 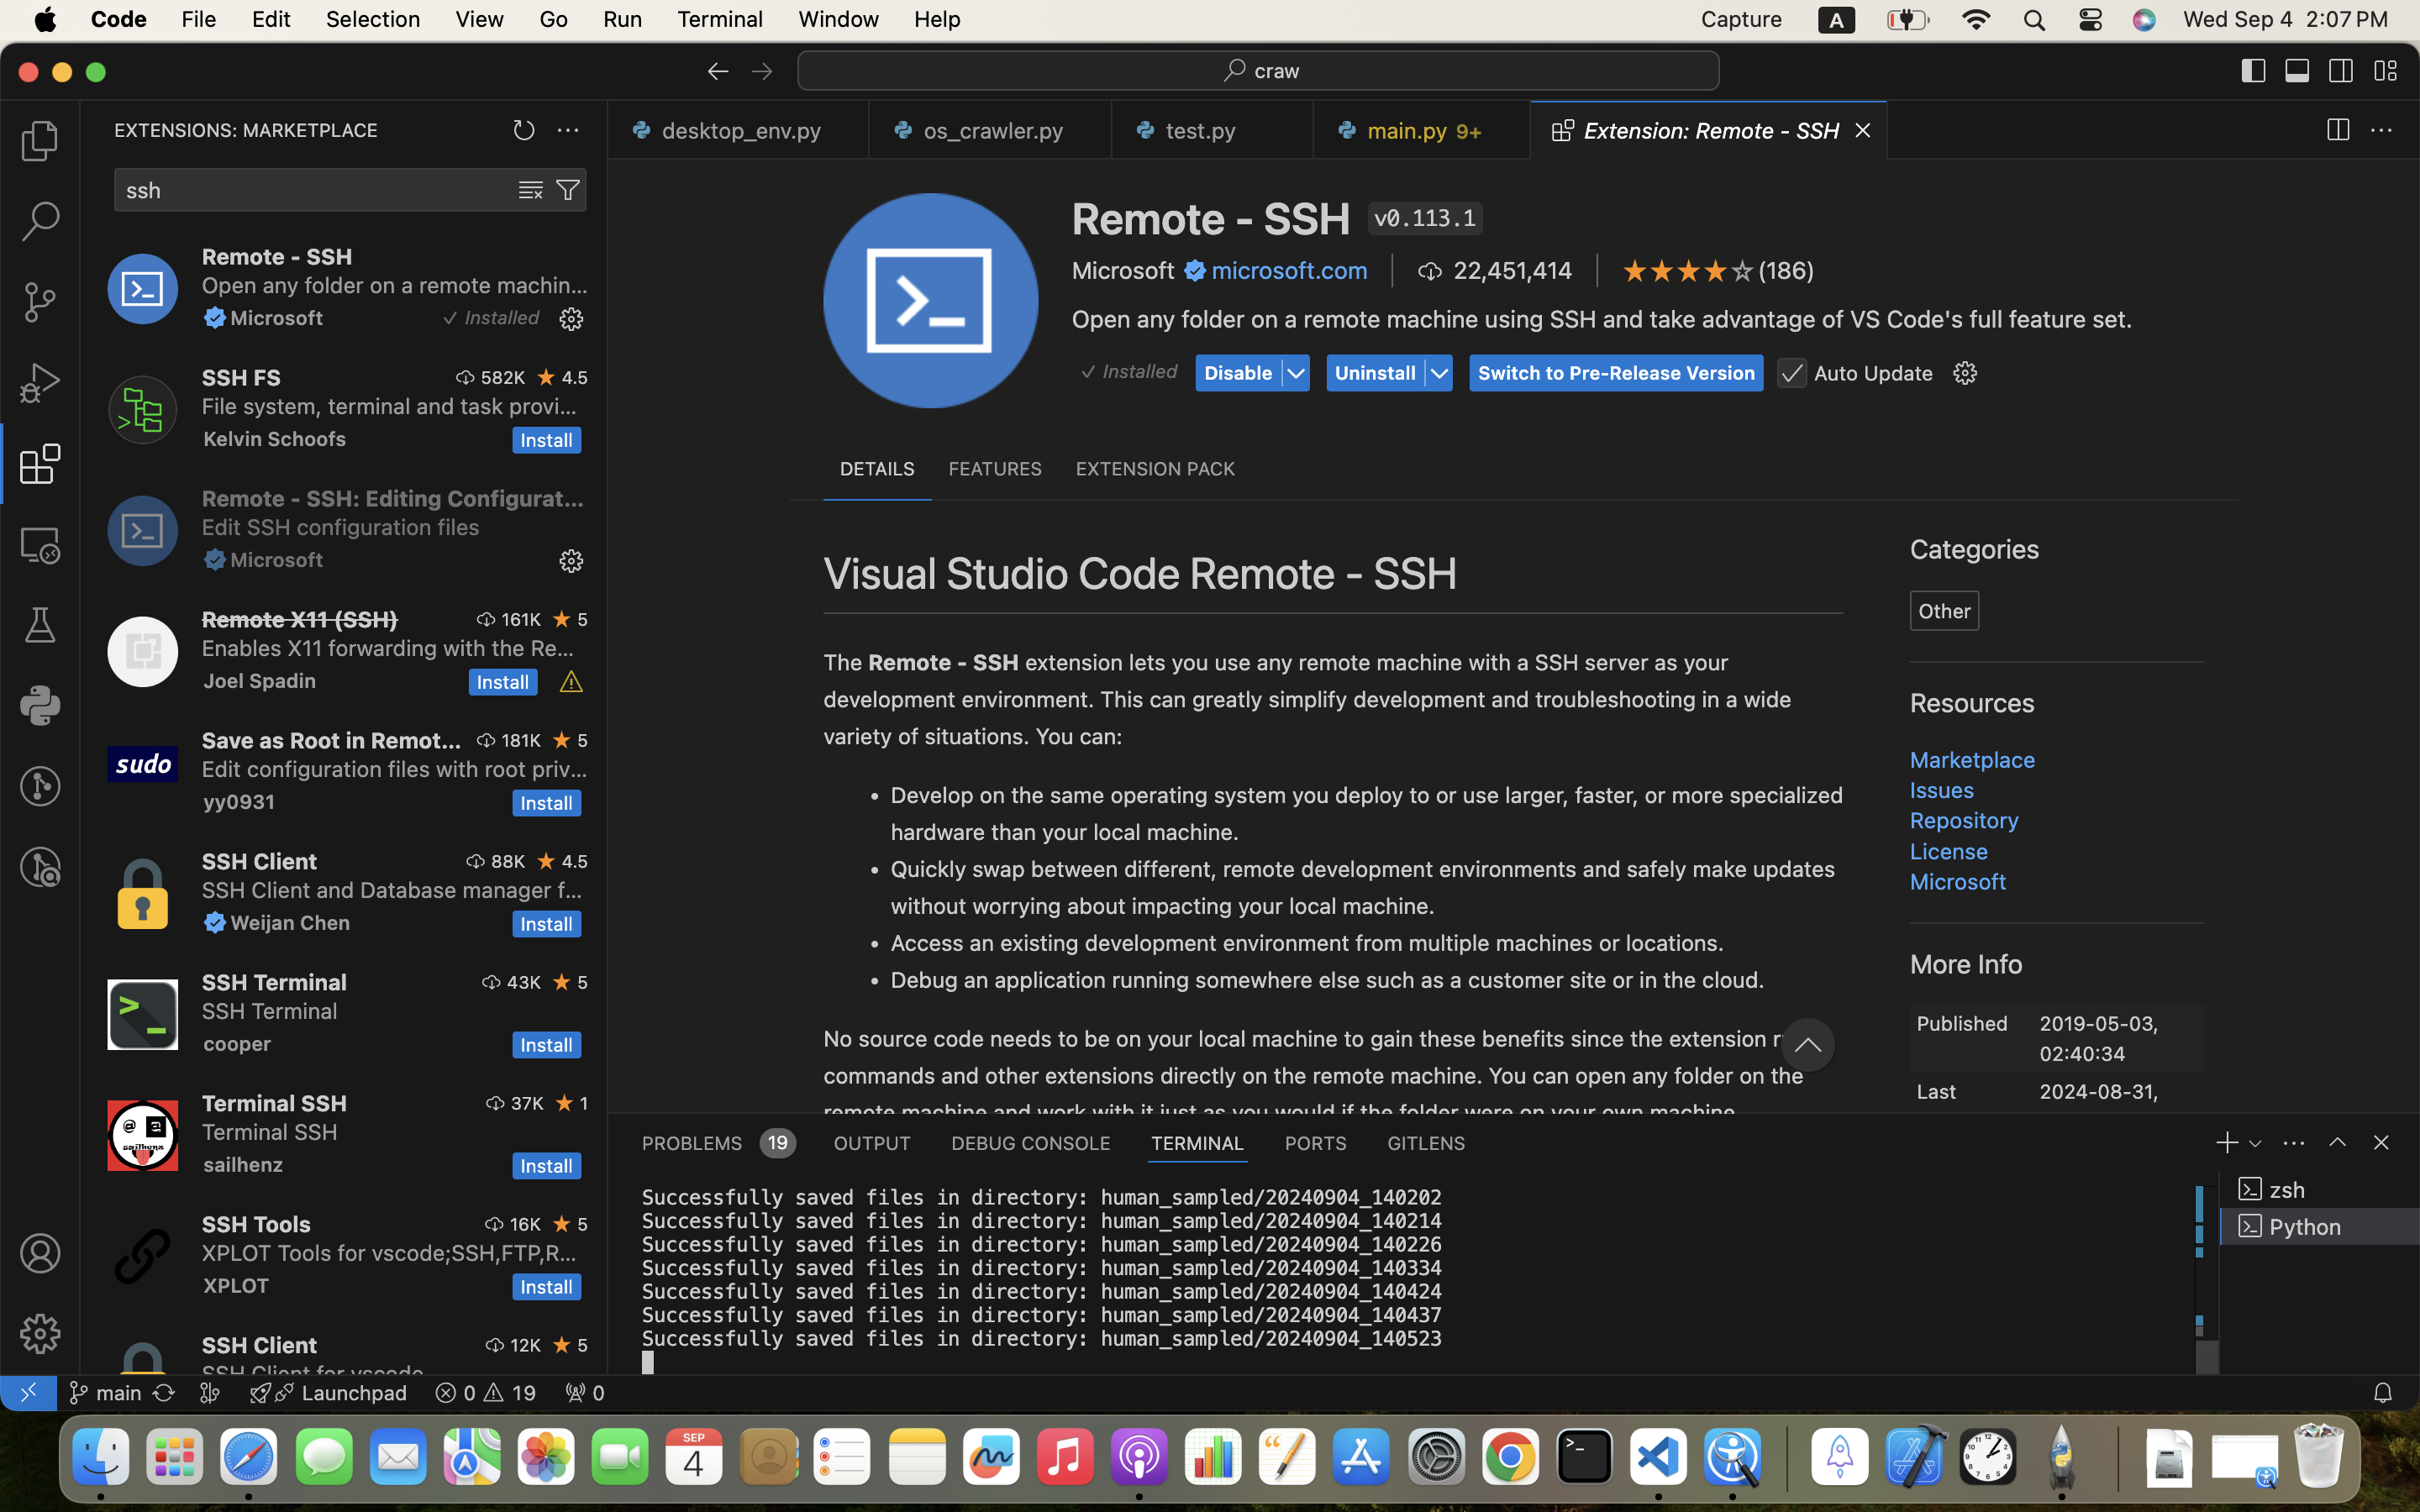 I want to click on '12K', so click(x=525, y=1343).